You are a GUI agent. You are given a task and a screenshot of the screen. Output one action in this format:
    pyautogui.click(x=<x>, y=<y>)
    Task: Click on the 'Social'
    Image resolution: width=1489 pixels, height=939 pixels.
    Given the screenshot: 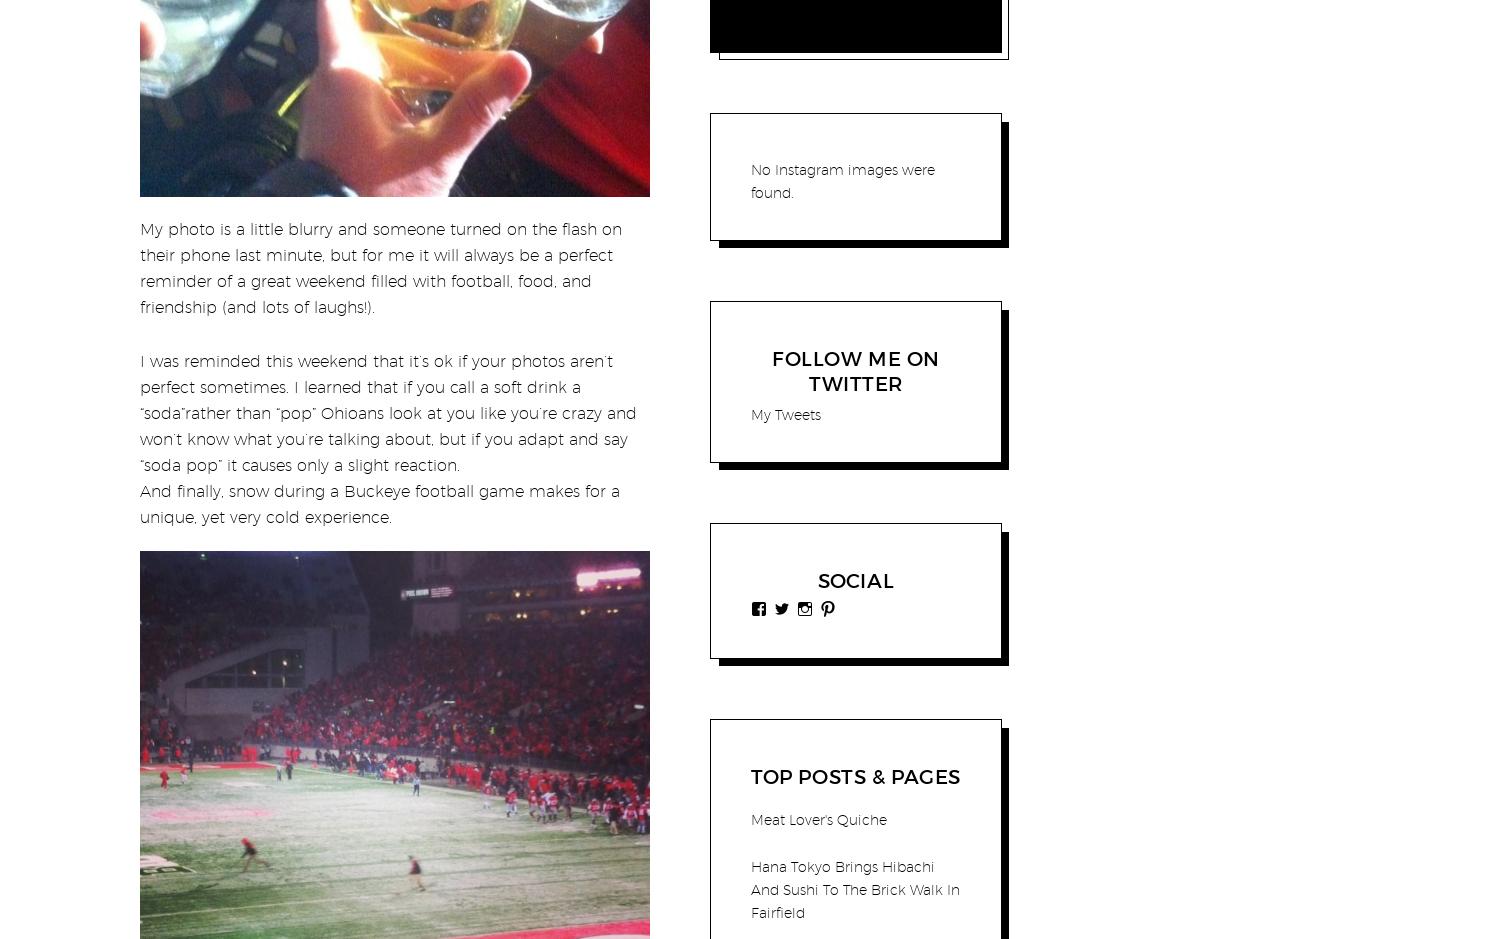 What is the action you would take?
    pyautogui.click(x=855, y=580)
    